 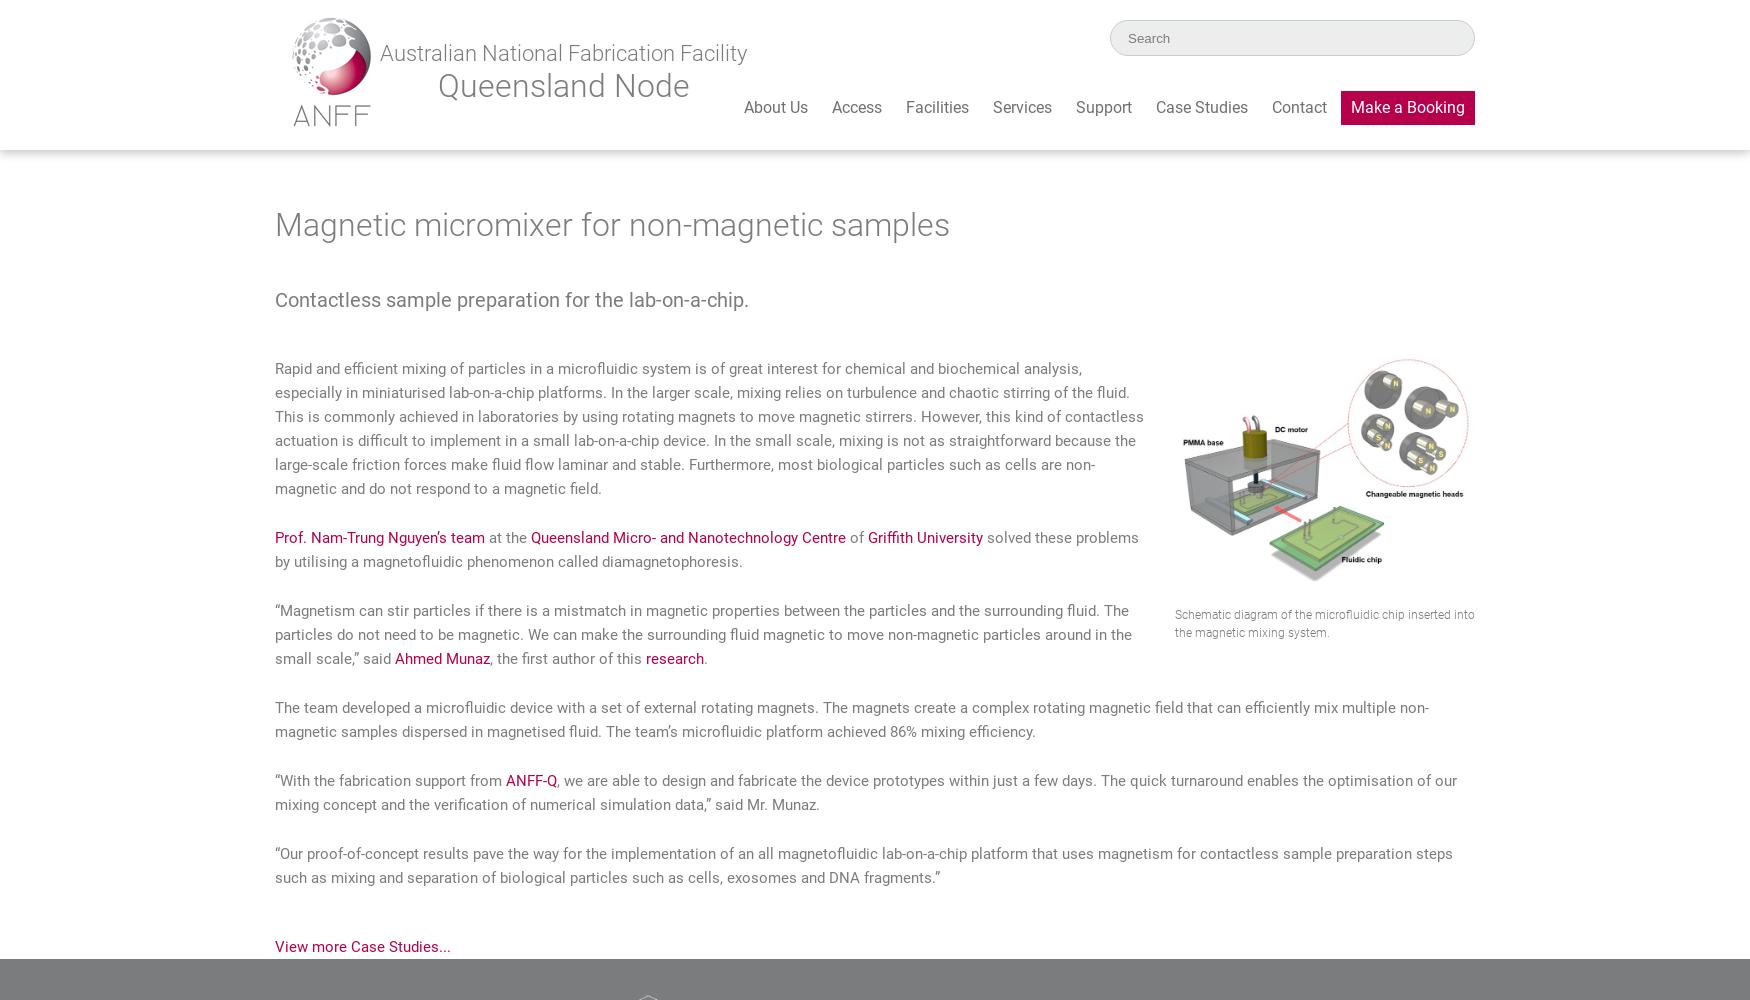 I want to click on 'Queensland Micro- and Nanotechnology Centre', so click(x=688, y=537).